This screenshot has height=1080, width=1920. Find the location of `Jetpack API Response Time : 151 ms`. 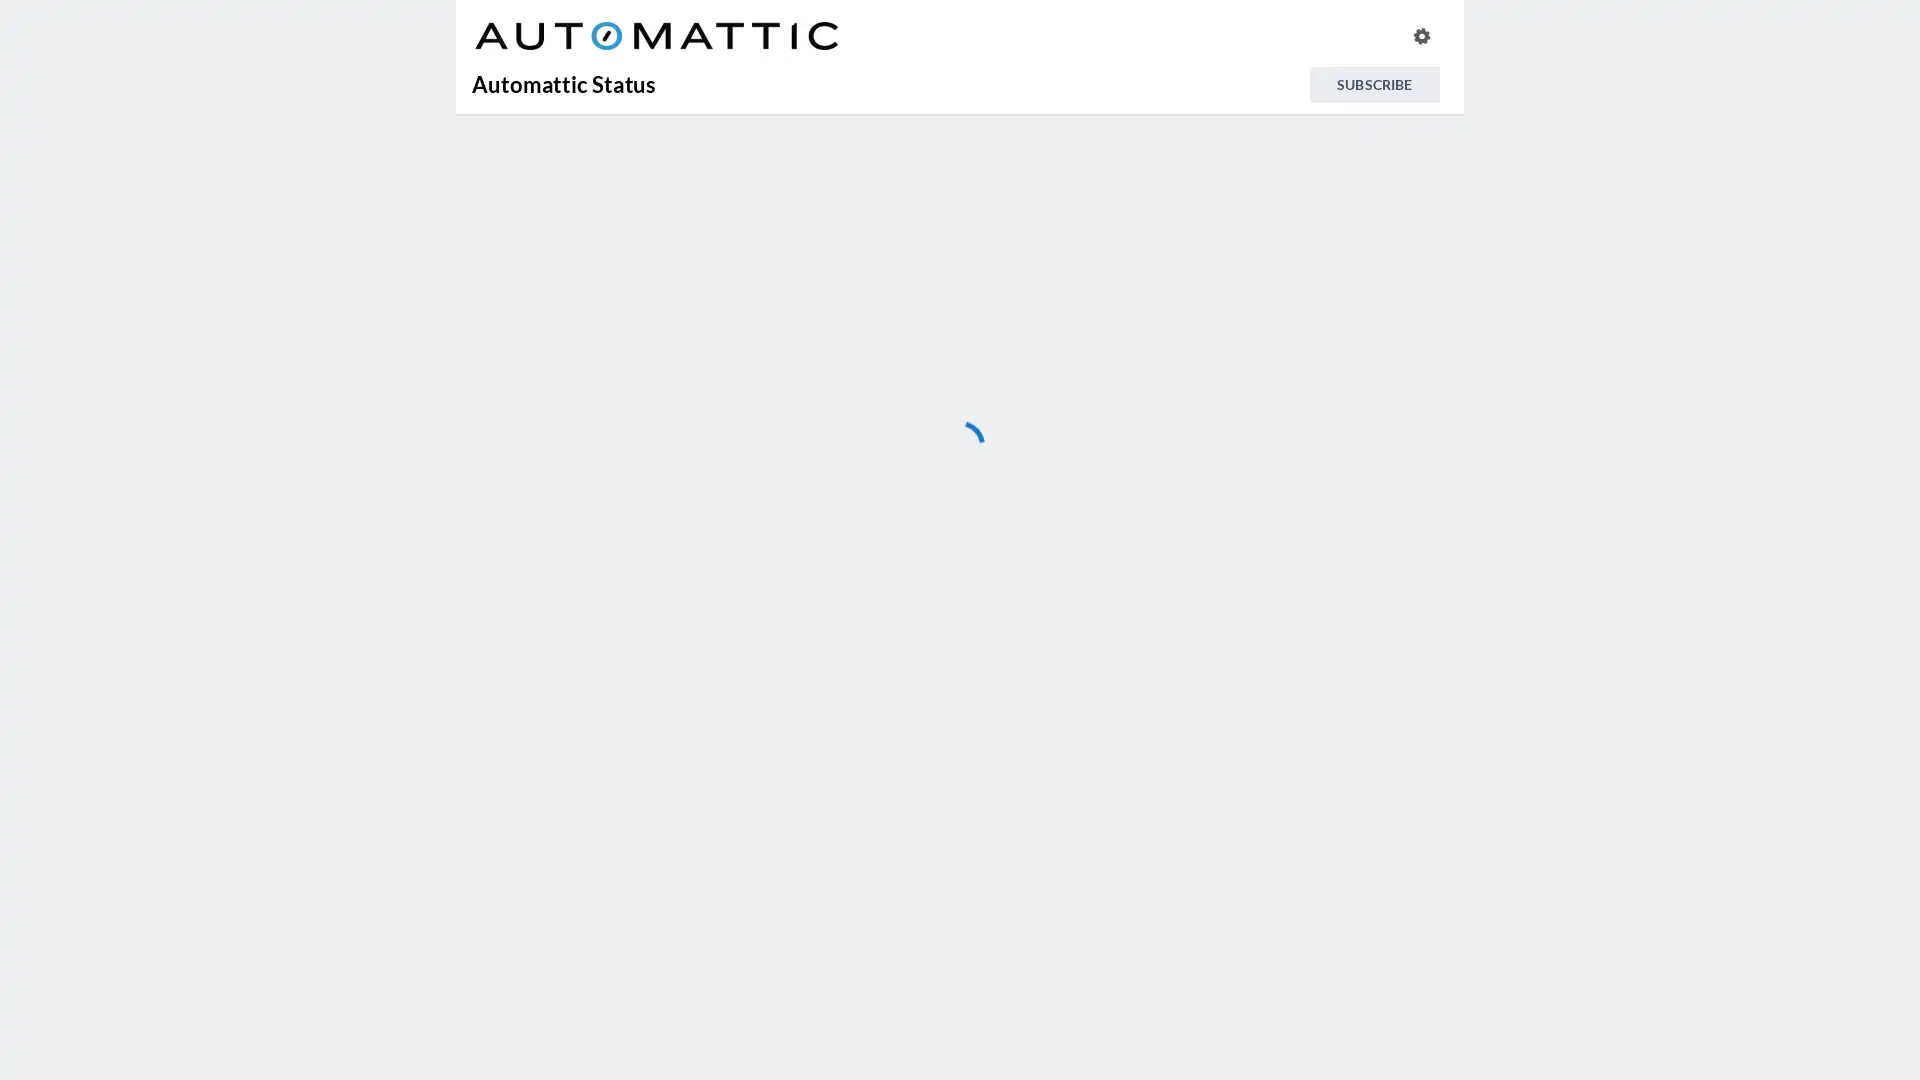

Jetpack API Response Time : 151 ms is located at coordinates (838, 628).